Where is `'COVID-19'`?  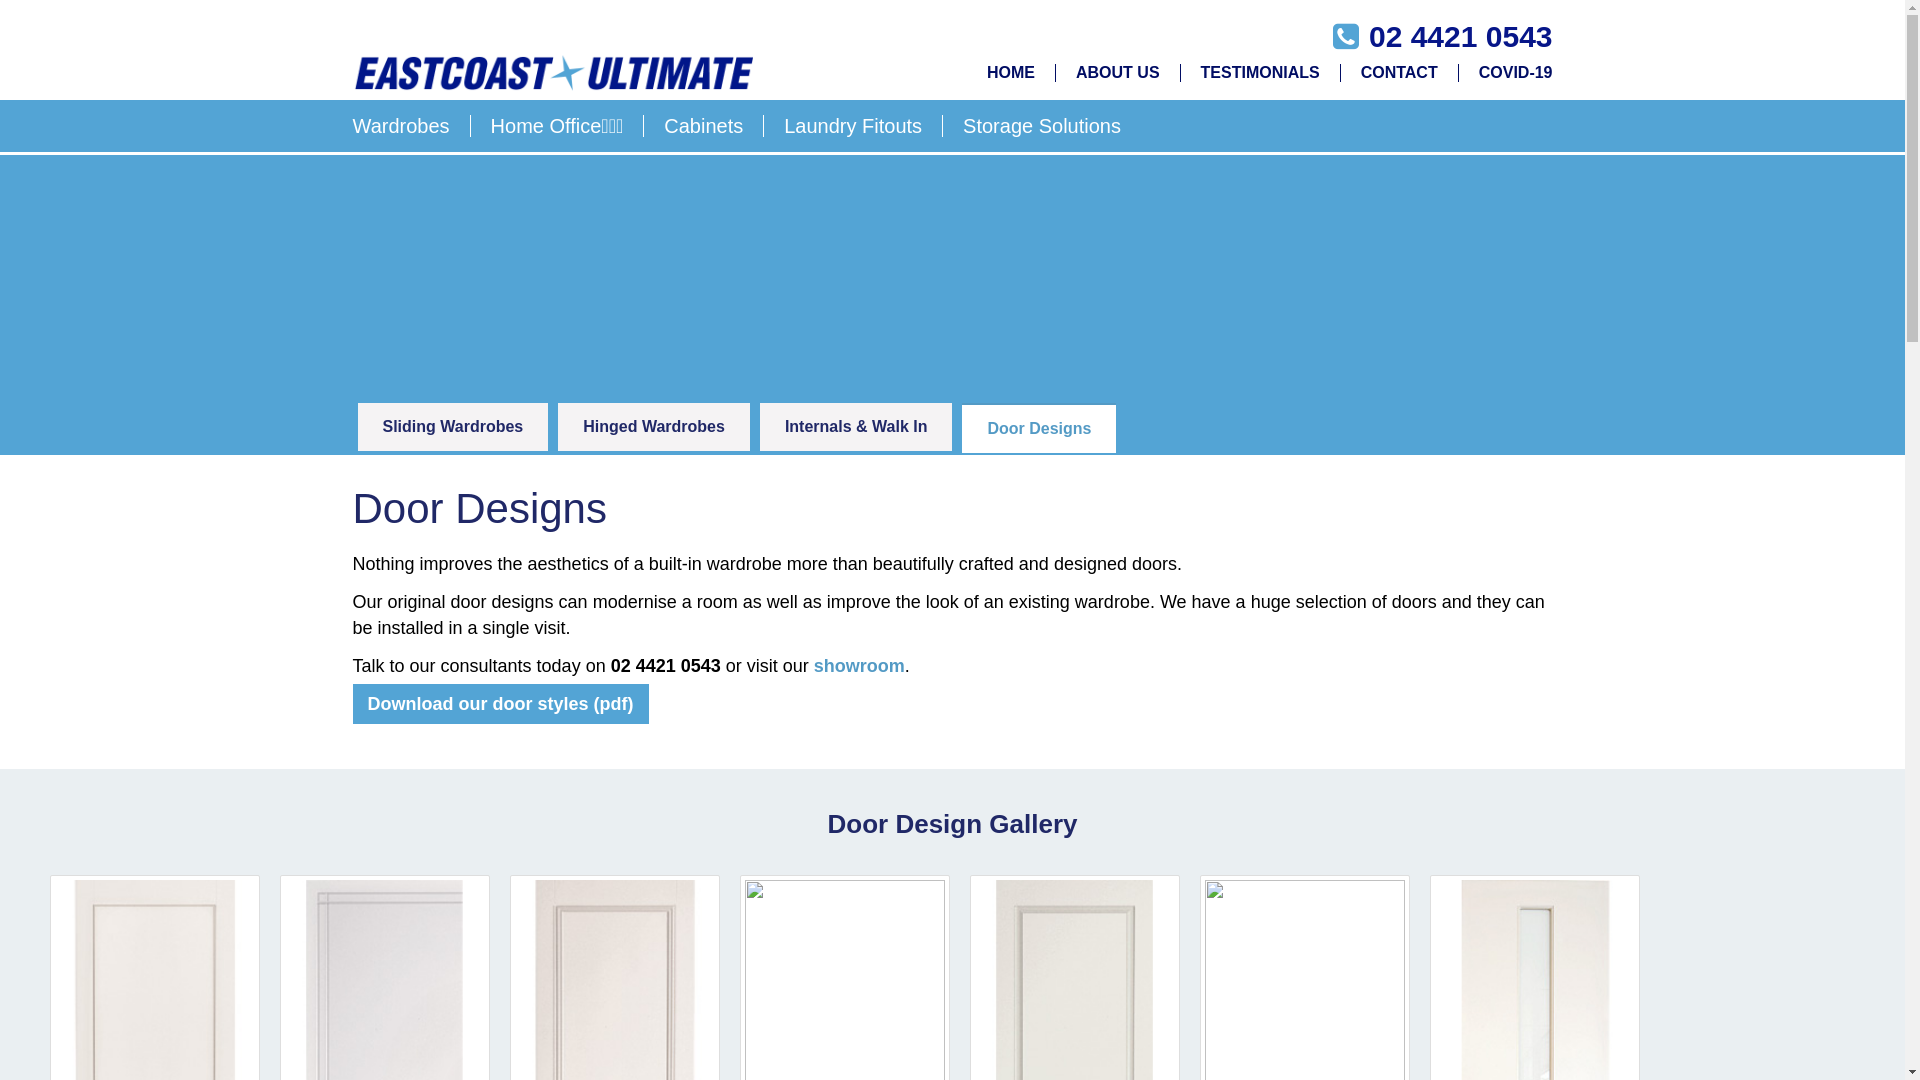 'COVID-19' is located at coordinates (1506, 72).